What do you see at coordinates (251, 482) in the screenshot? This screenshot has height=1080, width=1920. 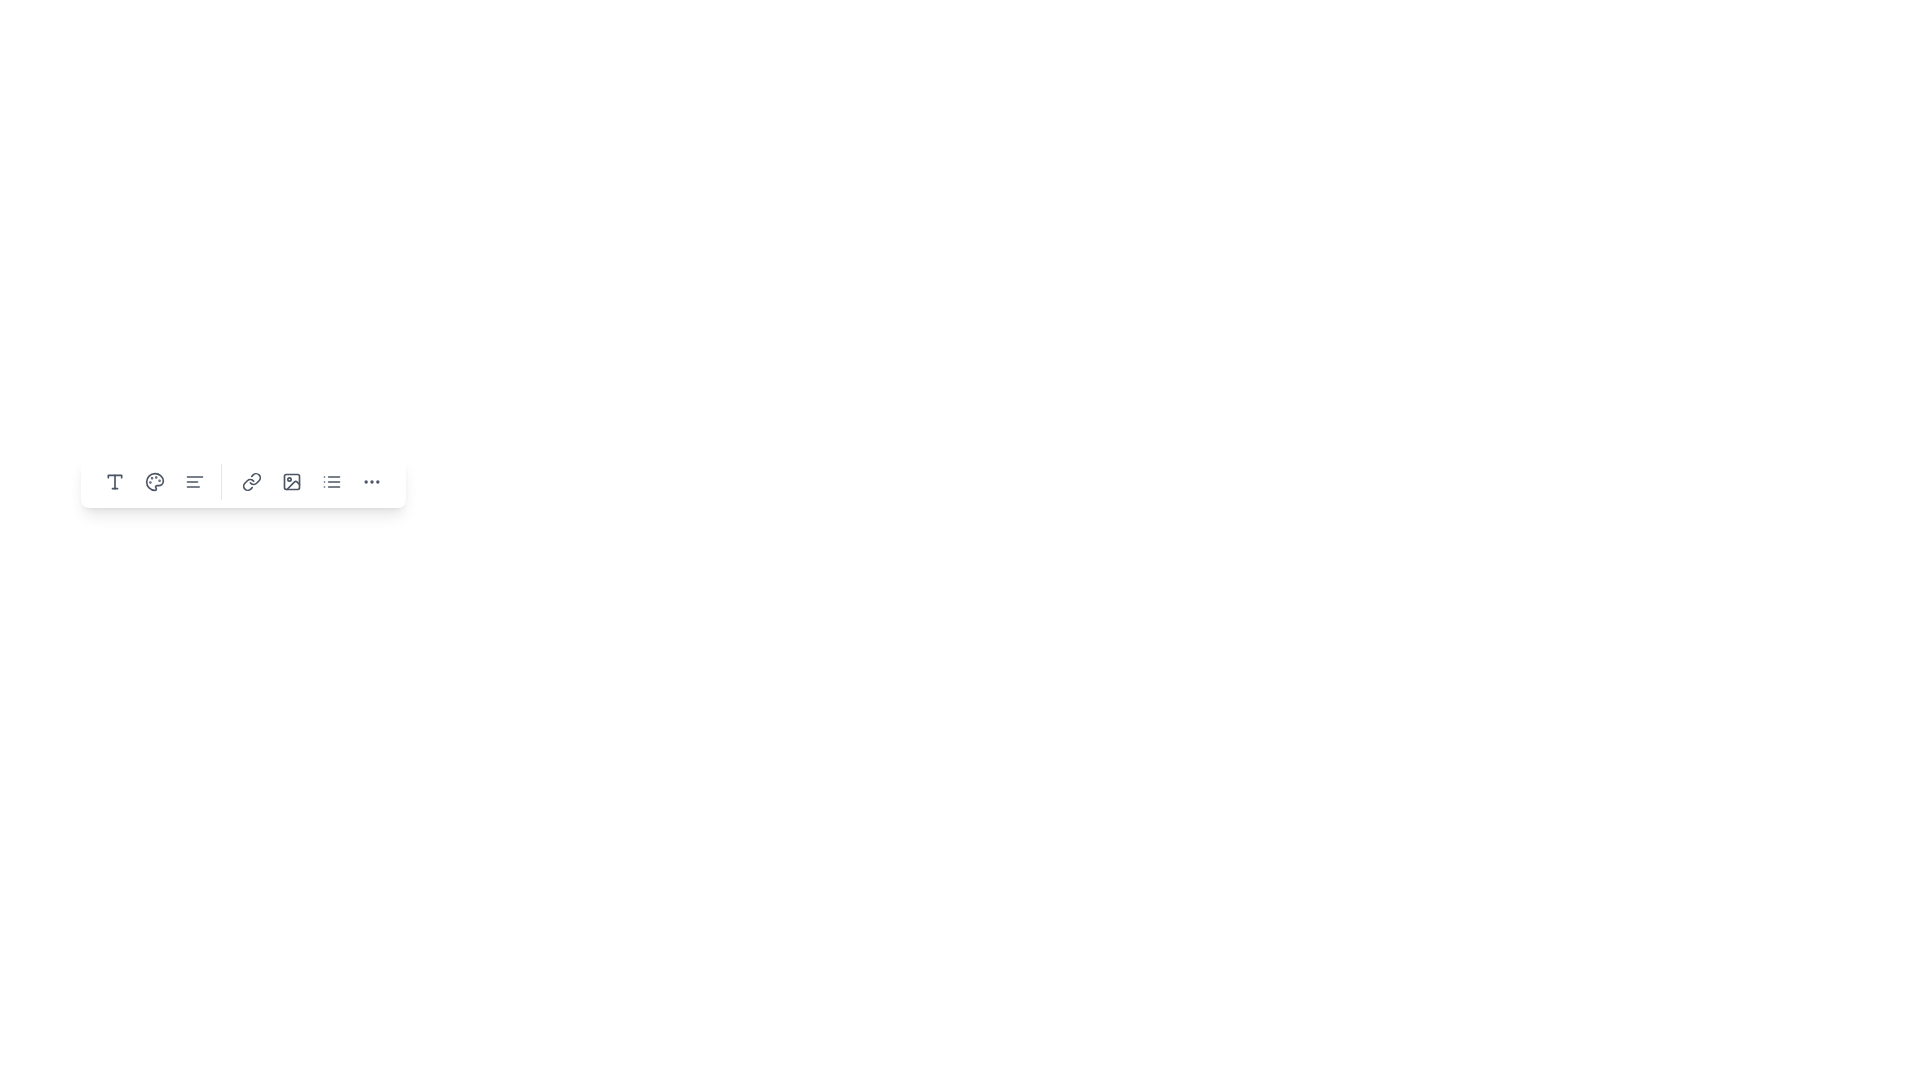 I see `the square button with rounded corners featuring a chain link icon` at bounding box center [251, 482].